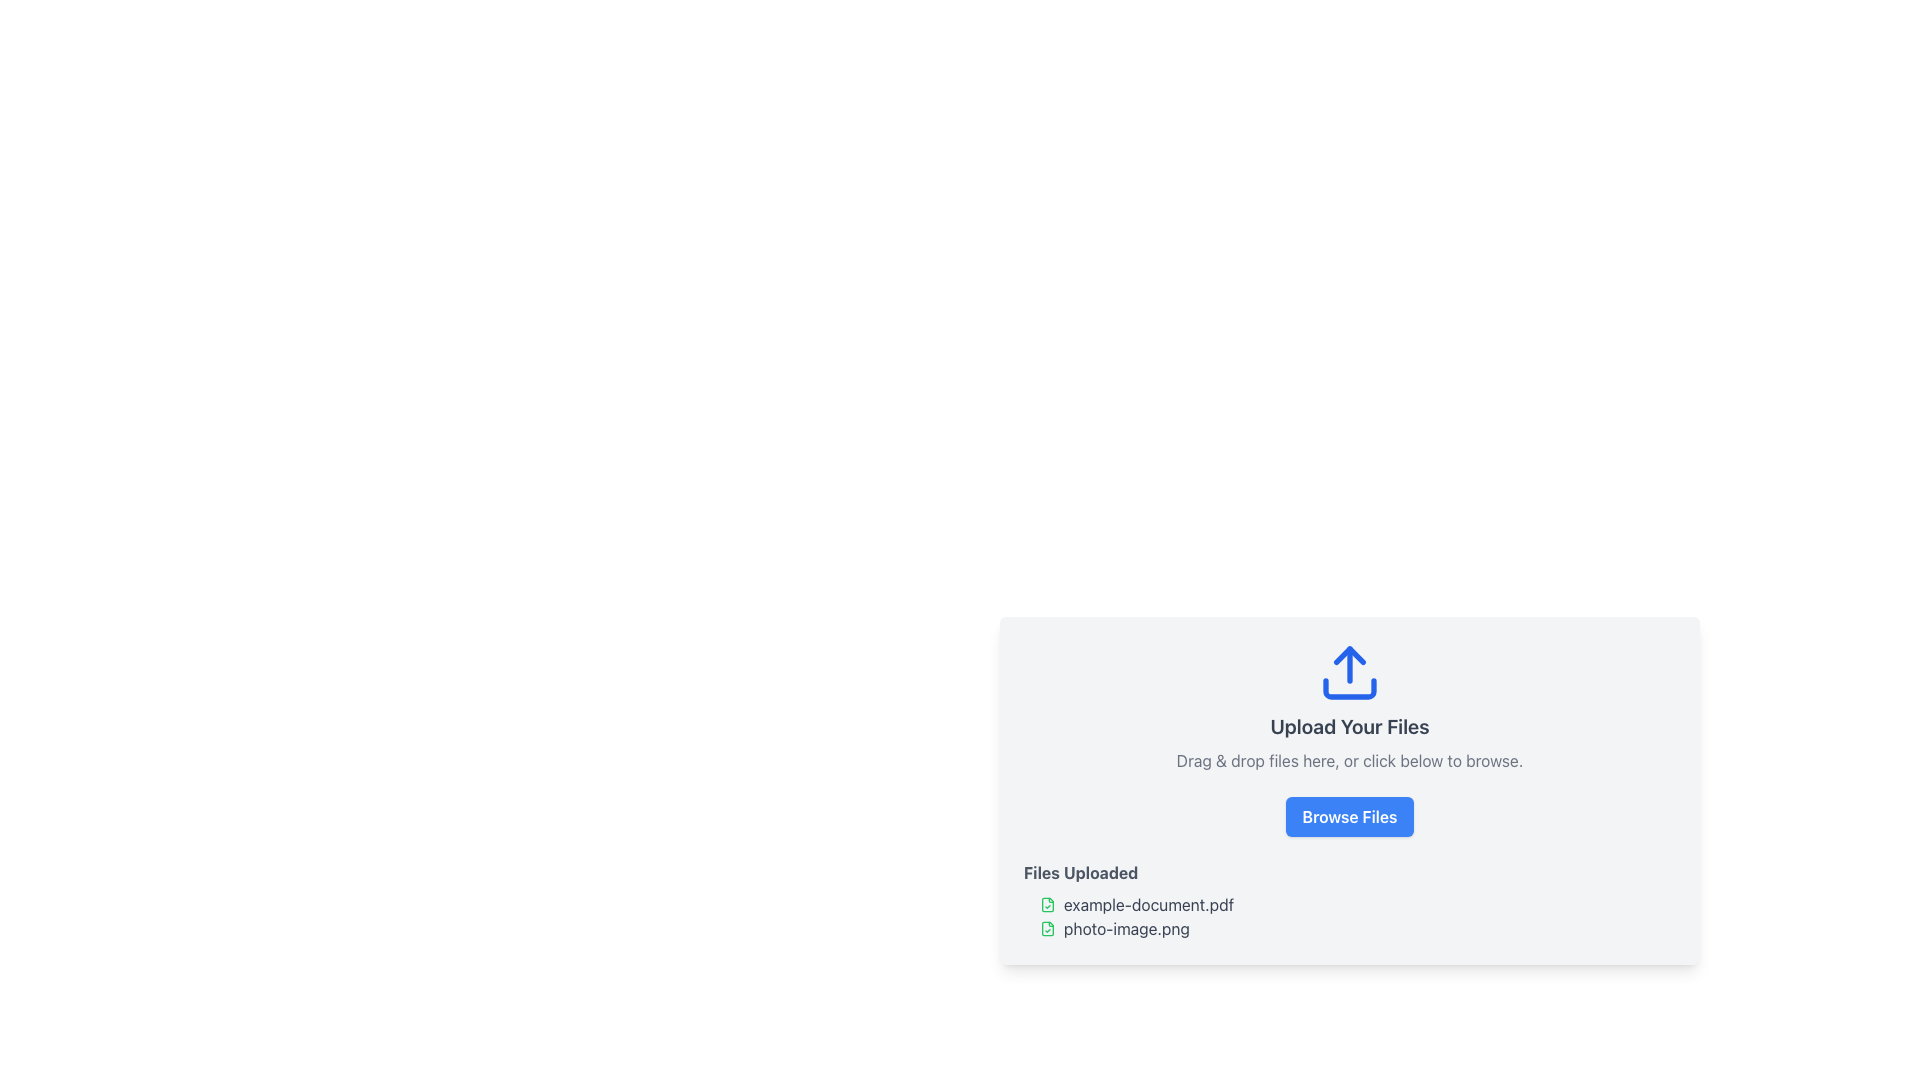 The height and width of the screenshot is (1080, 1920). What do you see at coordinates (1349, 760) in the screenshot?
I see `the text label that reads 'Drag & drop files here, or click below to browse.' which is located below 'Upload Your Files' and above the 'Browse Files' button` at bounding box center [1349, 760].